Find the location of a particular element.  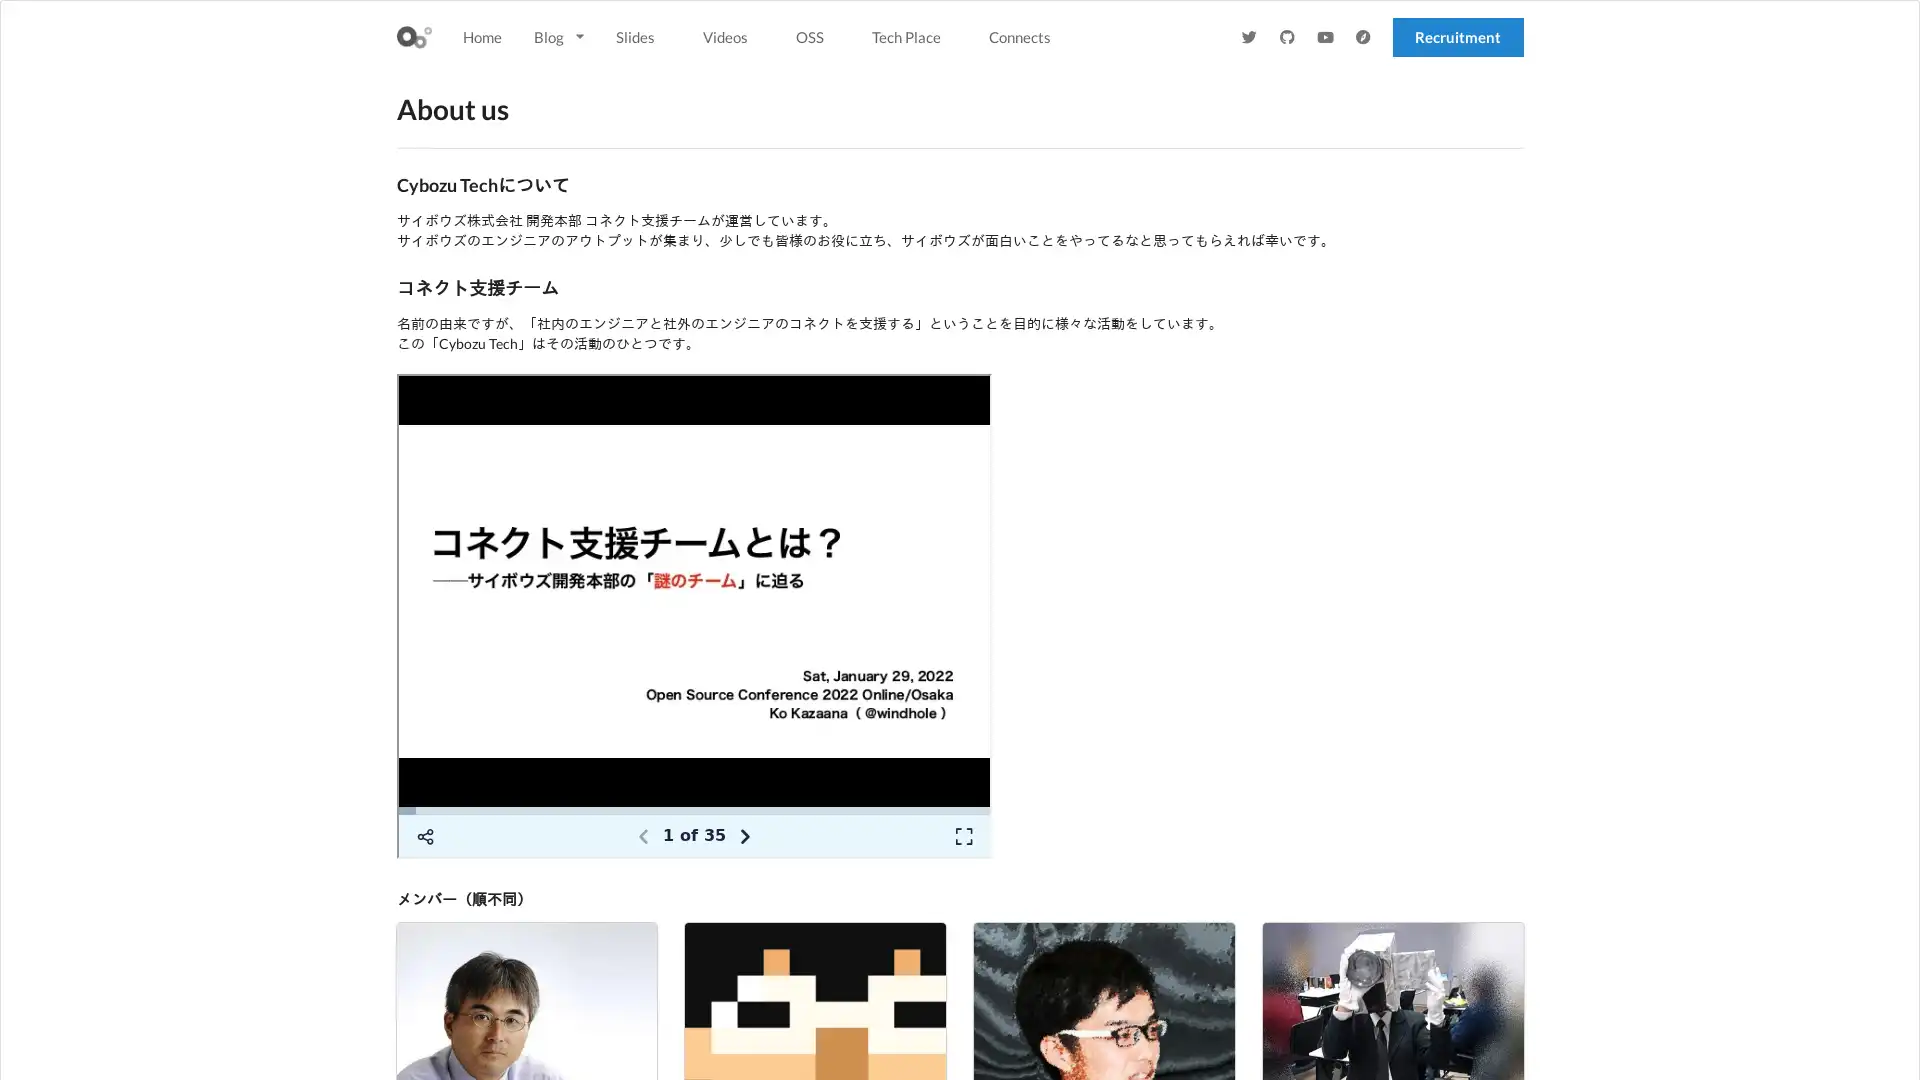

Recruitment is located at coordinates (1457, 37).